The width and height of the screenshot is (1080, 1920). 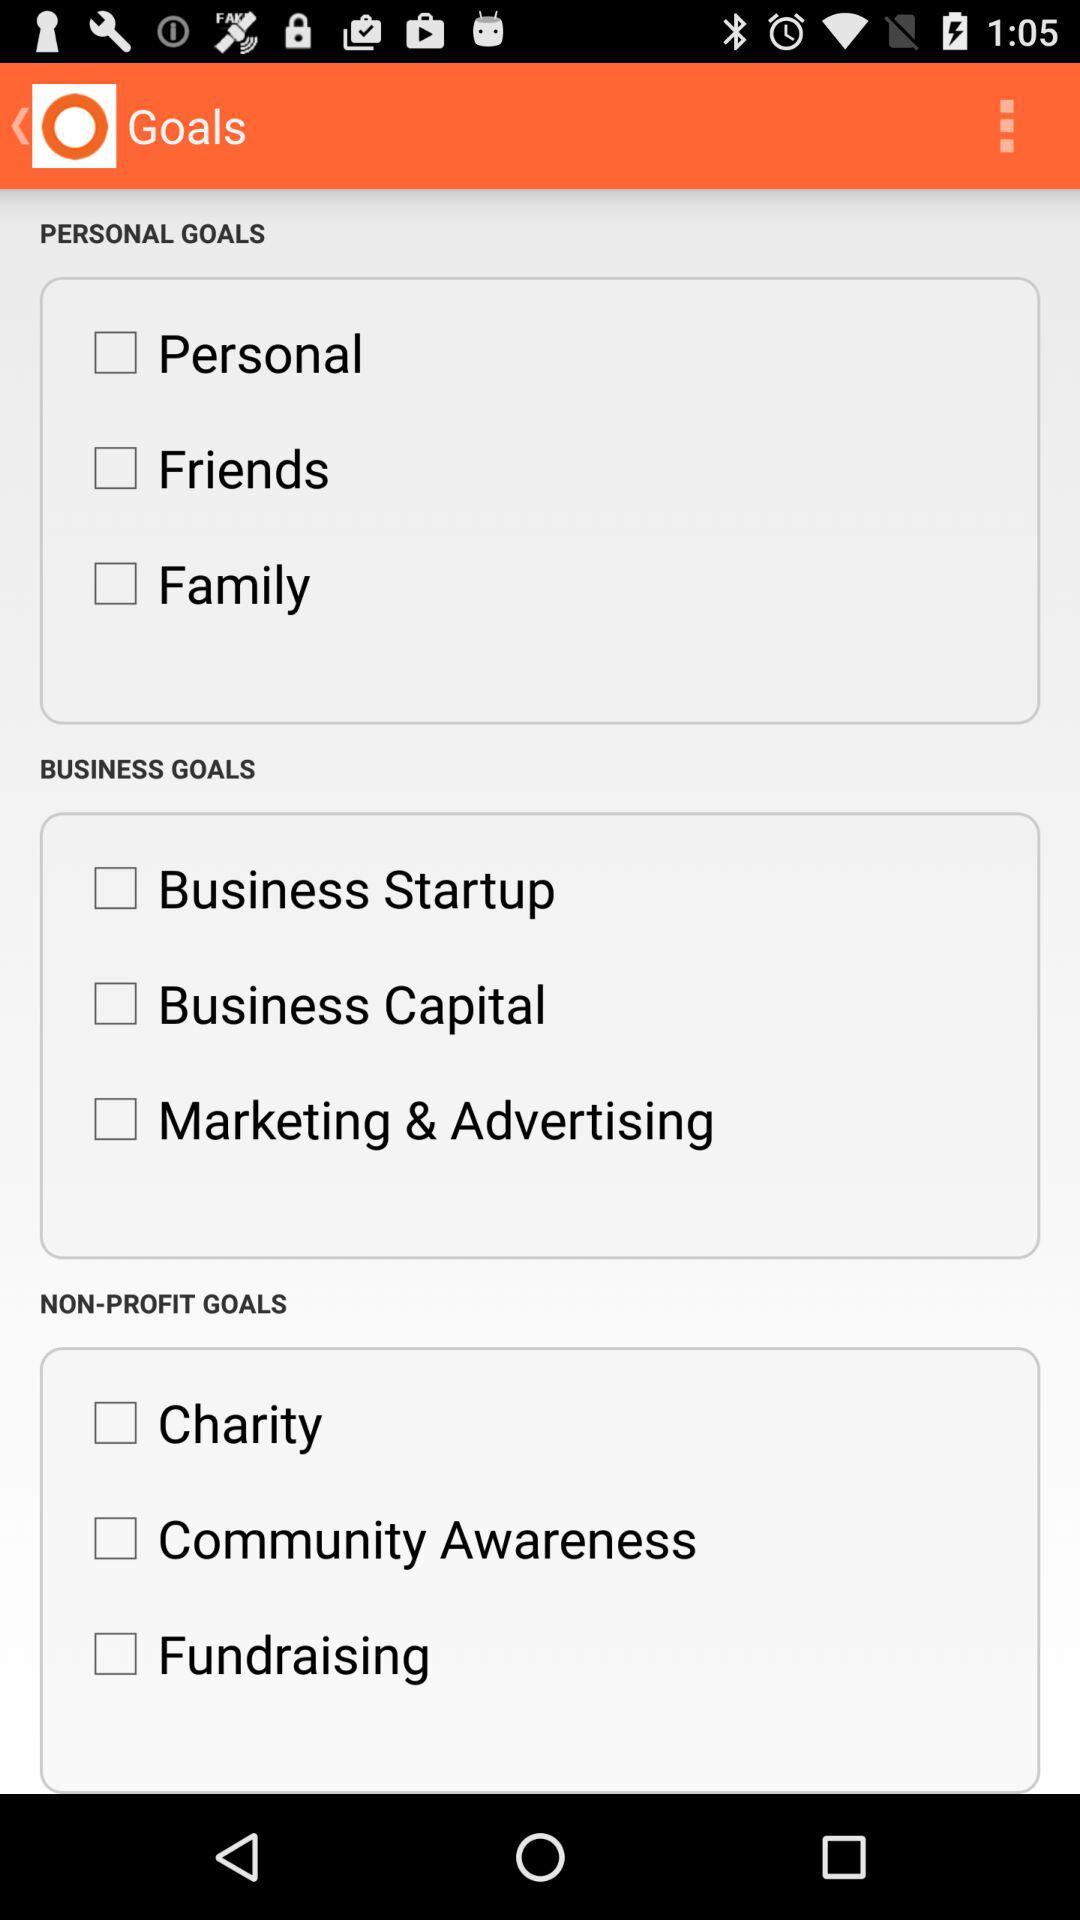 I want to click on community awareness icon, so click(x=385, y=1537).